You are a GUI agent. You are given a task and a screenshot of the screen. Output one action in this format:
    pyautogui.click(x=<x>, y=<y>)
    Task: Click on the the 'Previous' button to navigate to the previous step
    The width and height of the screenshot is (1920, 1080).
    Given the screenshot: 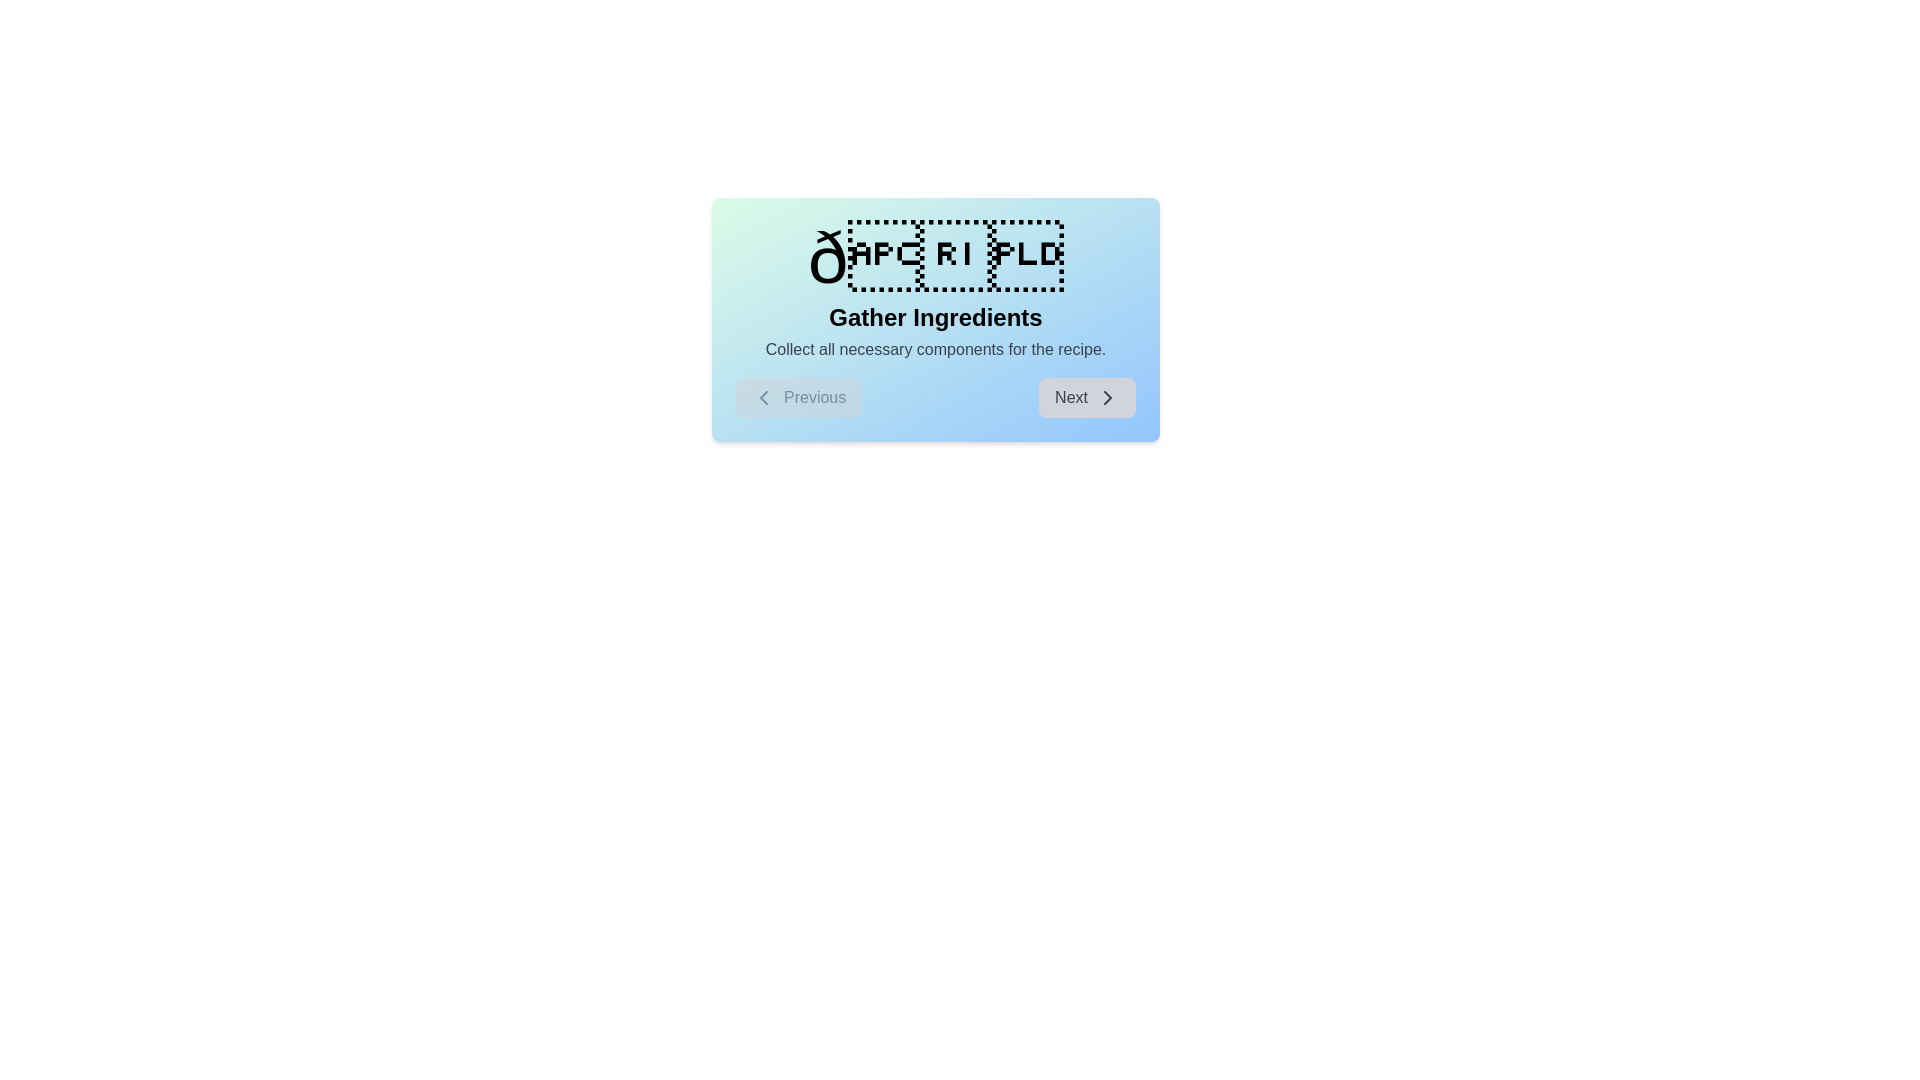 What is the action you would take?
    pyautogui.click(x=798, y=397)
    